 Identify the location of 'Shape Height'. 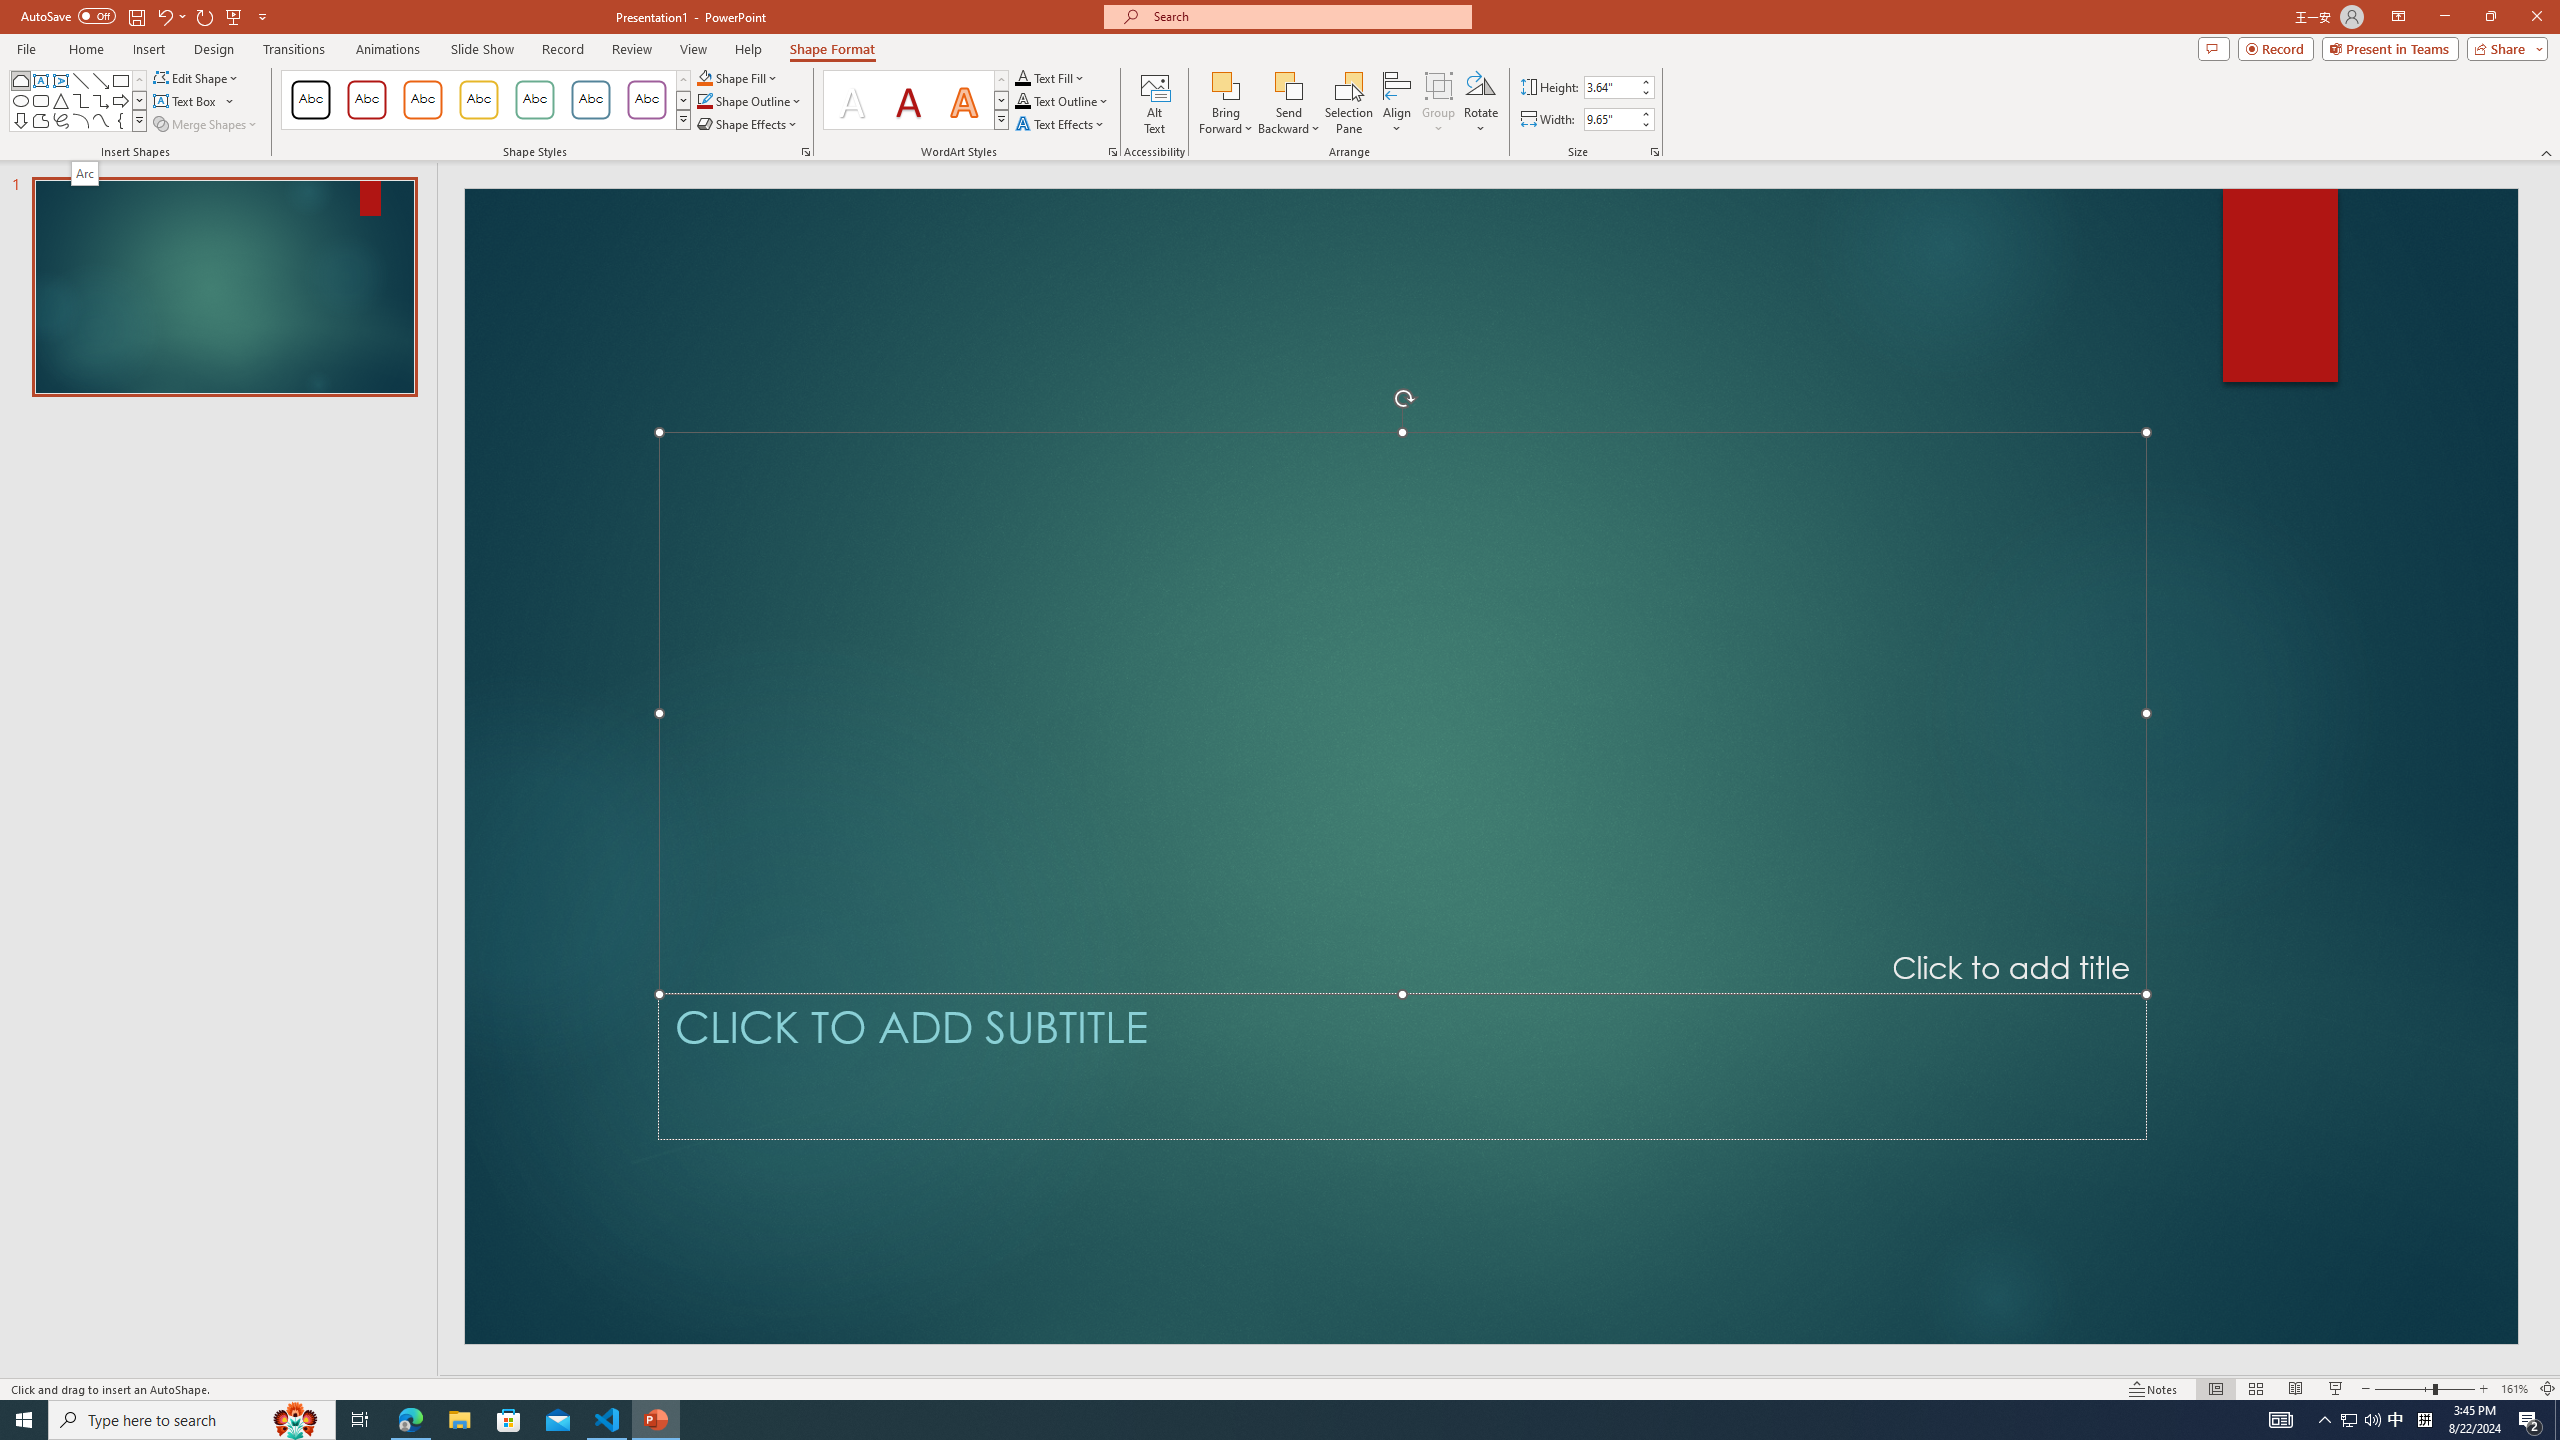
(1610, 87).